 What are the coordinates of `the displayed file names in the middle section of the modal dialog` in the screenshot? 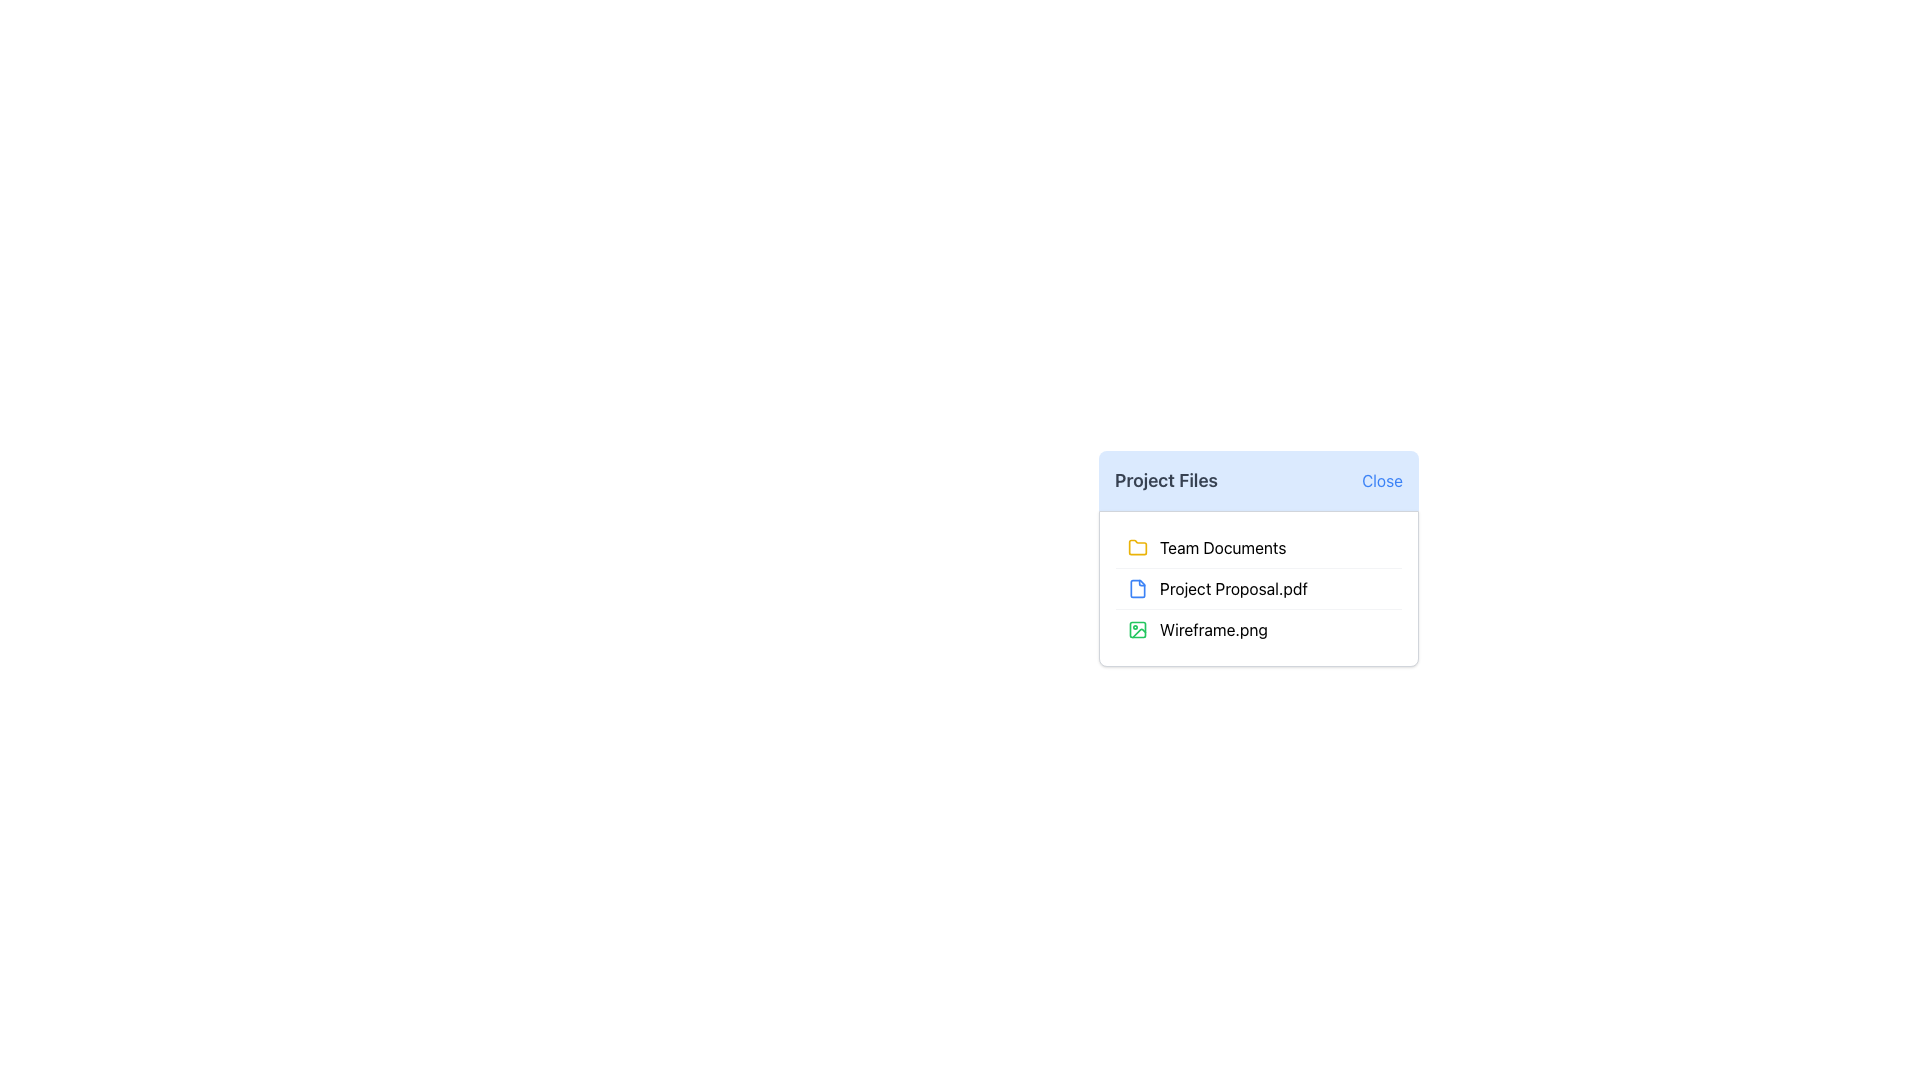 It's located at (1257, 604).